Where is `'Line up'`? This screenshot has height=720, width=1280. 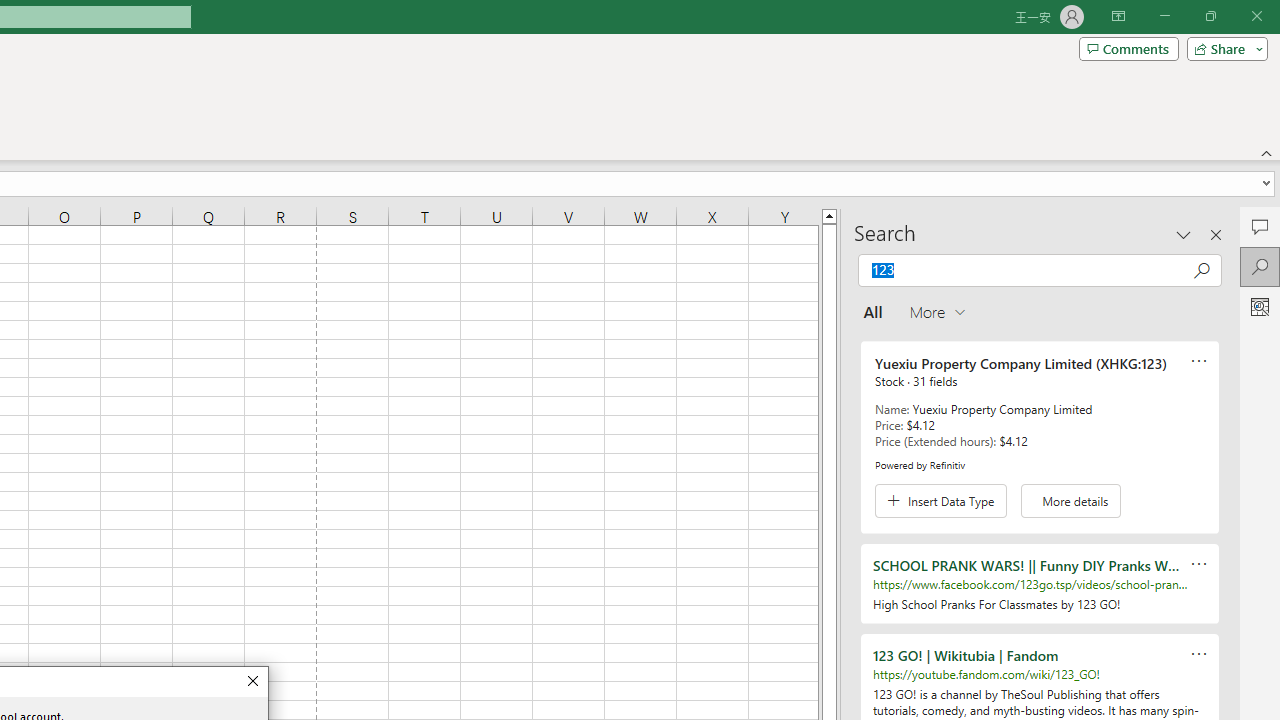
'Line up' is located at coordinates (829, 215).